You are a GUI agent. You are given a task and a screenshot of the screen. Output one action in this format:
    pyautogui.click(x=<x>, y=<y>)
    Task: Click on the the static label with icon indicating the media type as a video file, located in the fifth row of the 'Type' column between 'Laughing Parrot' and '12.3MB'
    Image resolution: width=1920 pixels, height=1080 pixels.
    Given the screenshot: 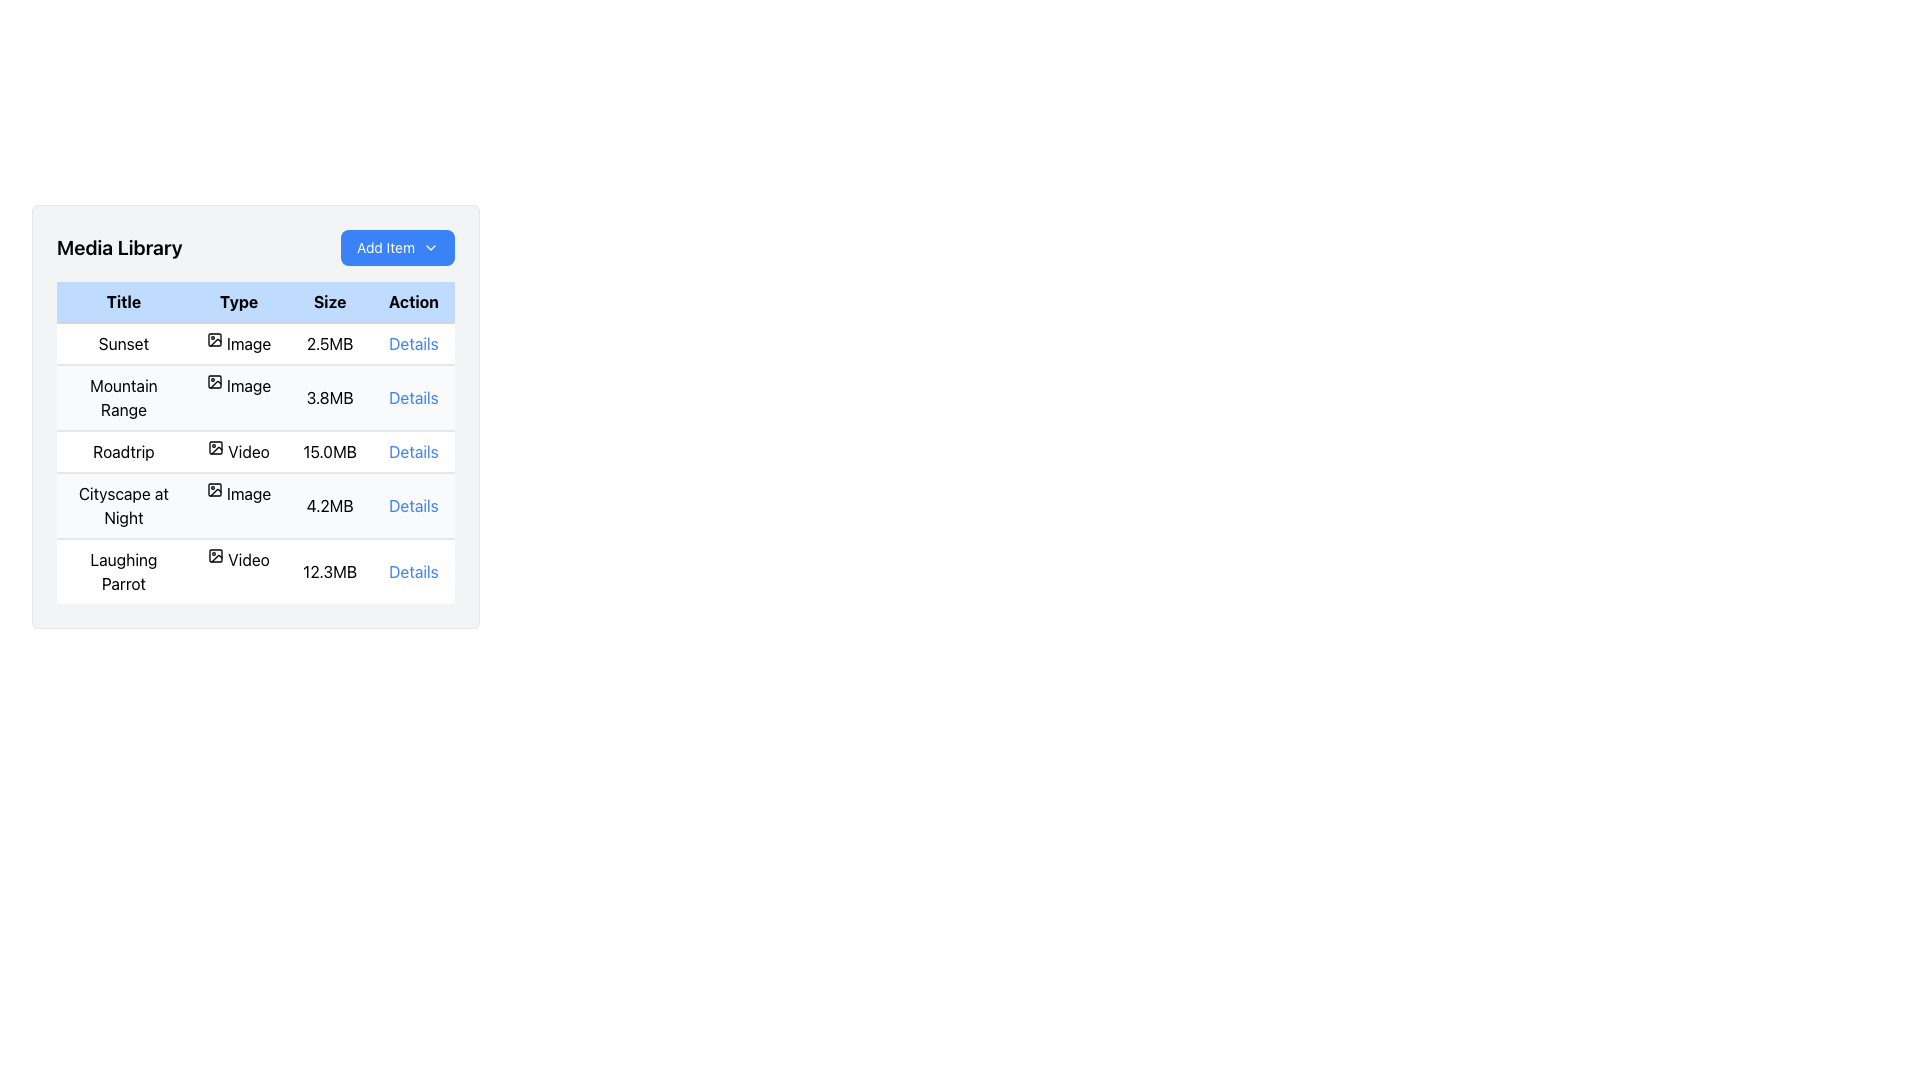 What is the action you would take?
    pyautogui.click(x=239, y=559)
    